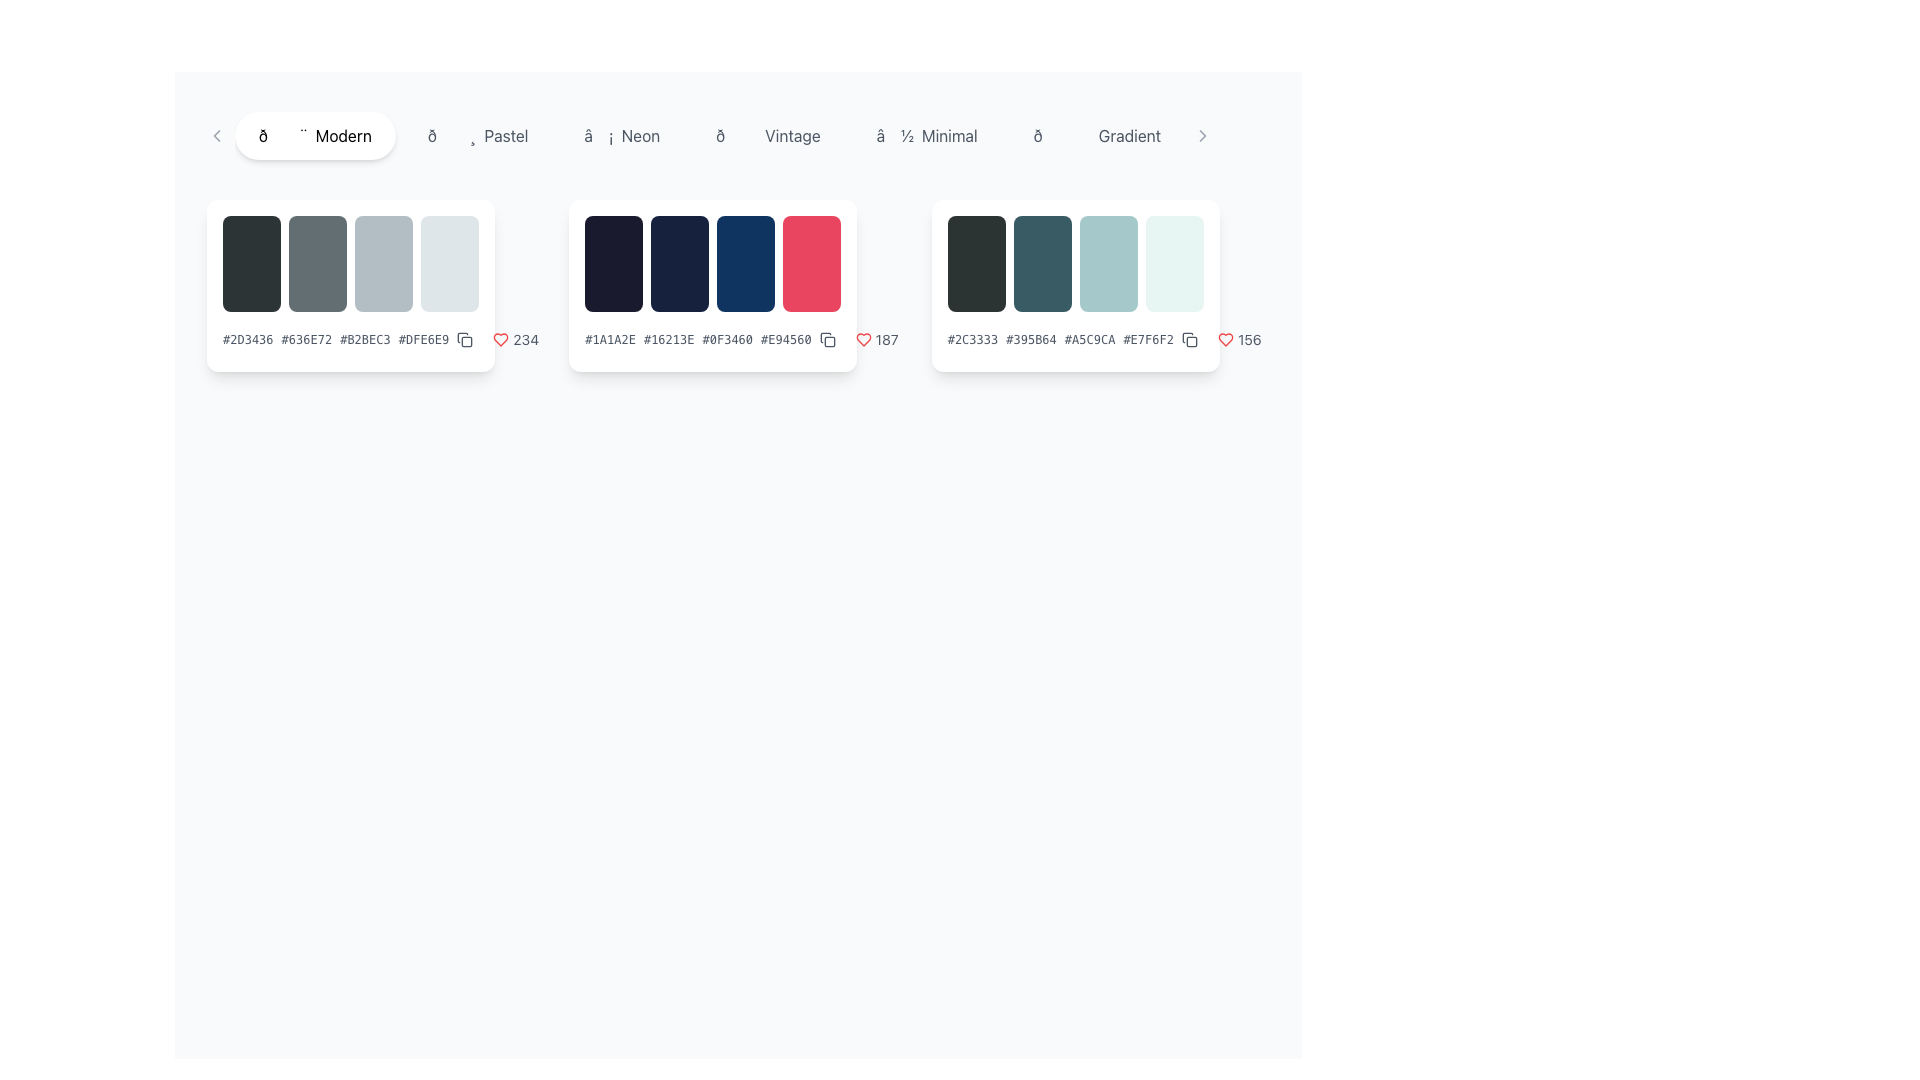 The width and height of the screenshot is (1920, 1080). I want to click on the heart-shaped icon indicating a 'like' or 'favorite' action, located beneath the color palette with hex codes '#2C3333', '#395B64', '#A5C9CA', and '#E7F6F2', which has a count of '156', so click(1224, 338).